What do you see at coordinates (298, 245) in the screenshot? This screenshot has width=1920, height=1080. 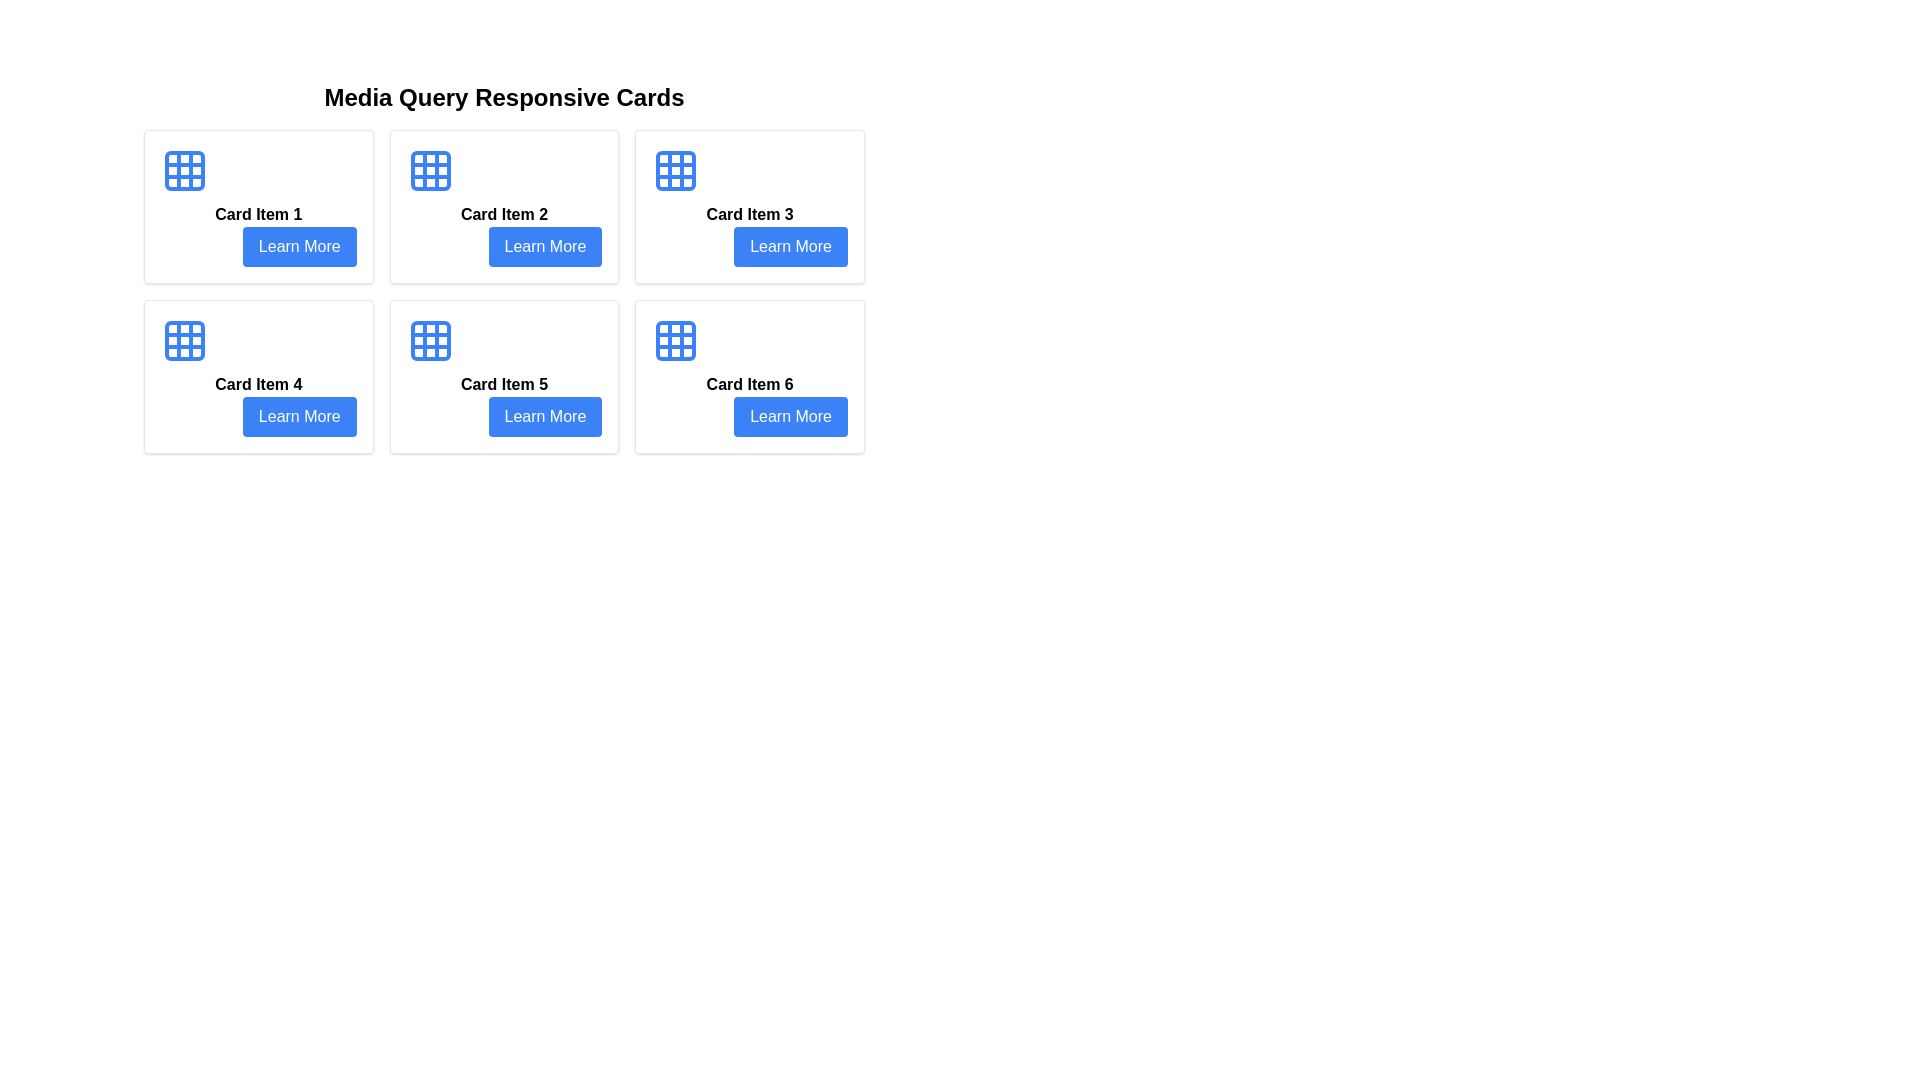 I see `the 'Learn More' button located at the bottom right corner of 'Card Item 1'` at bounding box center [298, 245].